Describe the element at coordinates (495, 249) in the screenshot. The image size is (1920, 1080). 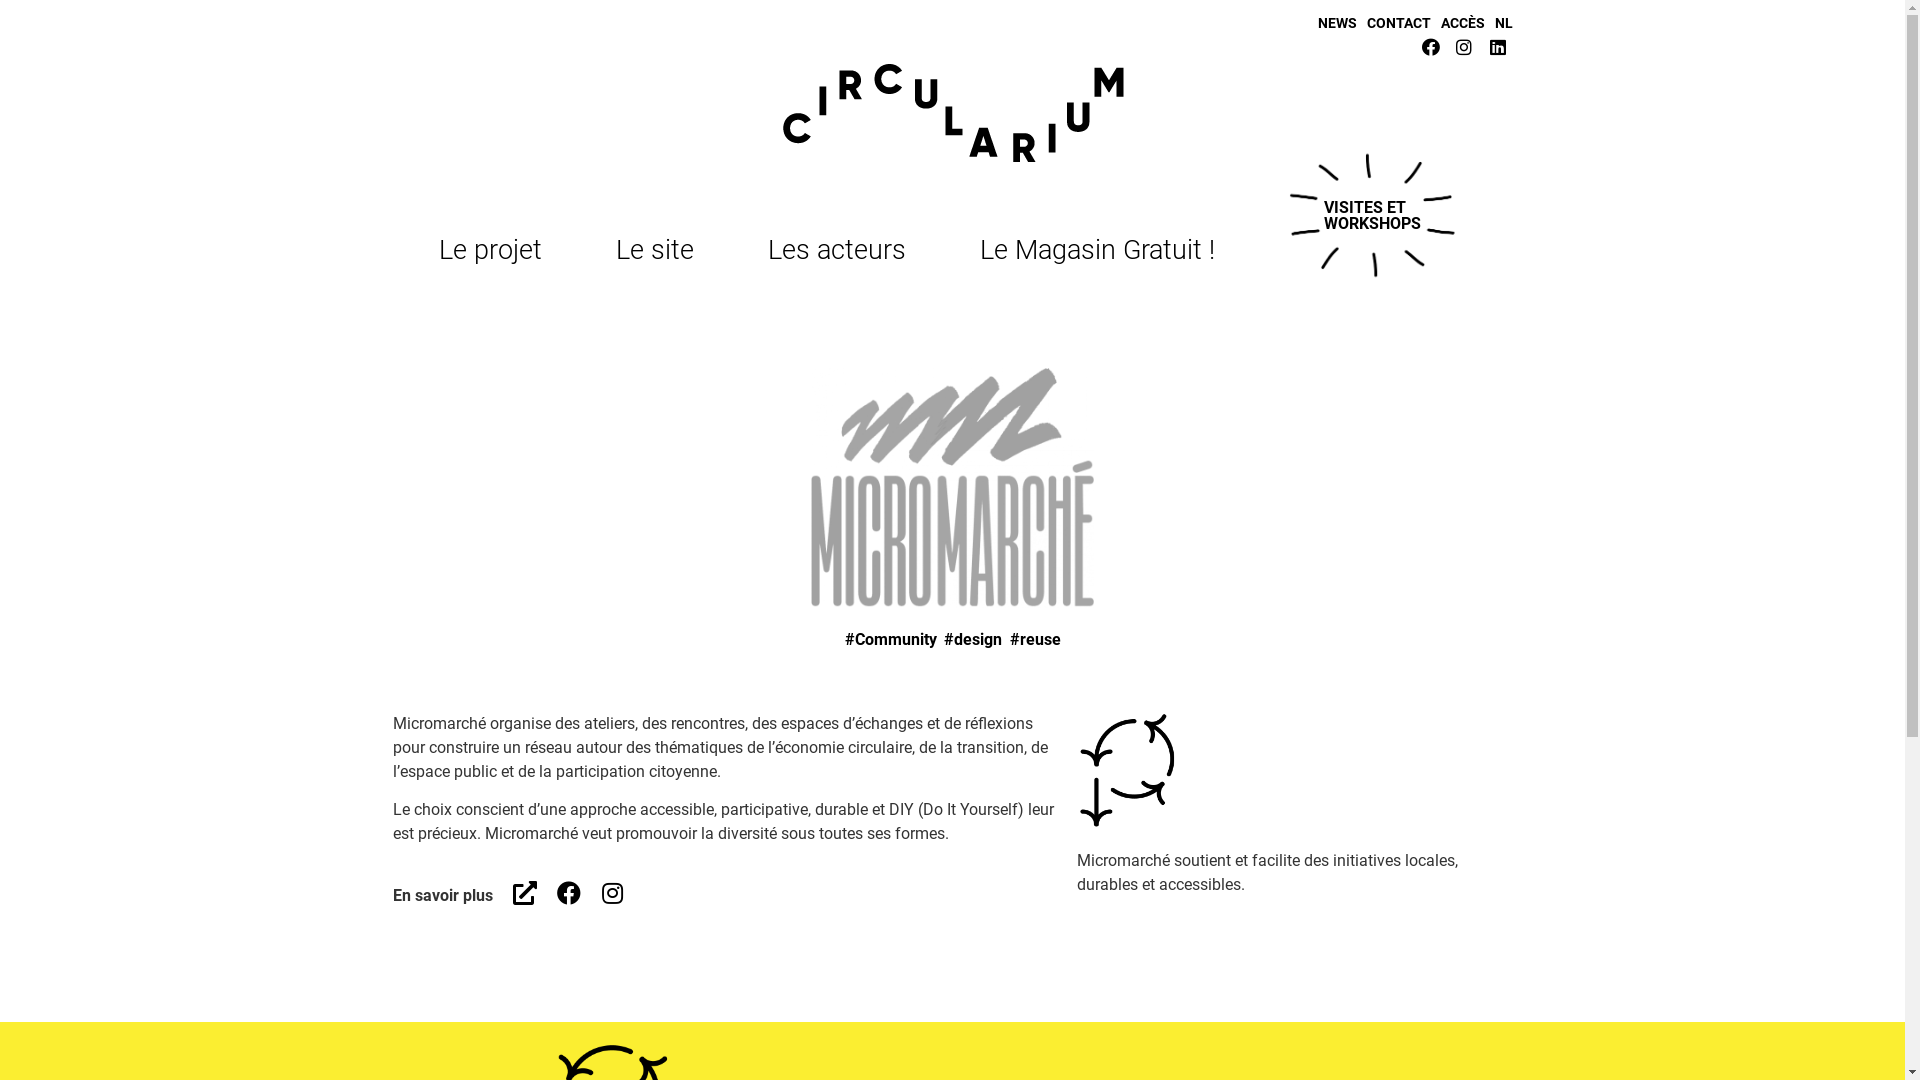
I see `'Le projet'` at that location.